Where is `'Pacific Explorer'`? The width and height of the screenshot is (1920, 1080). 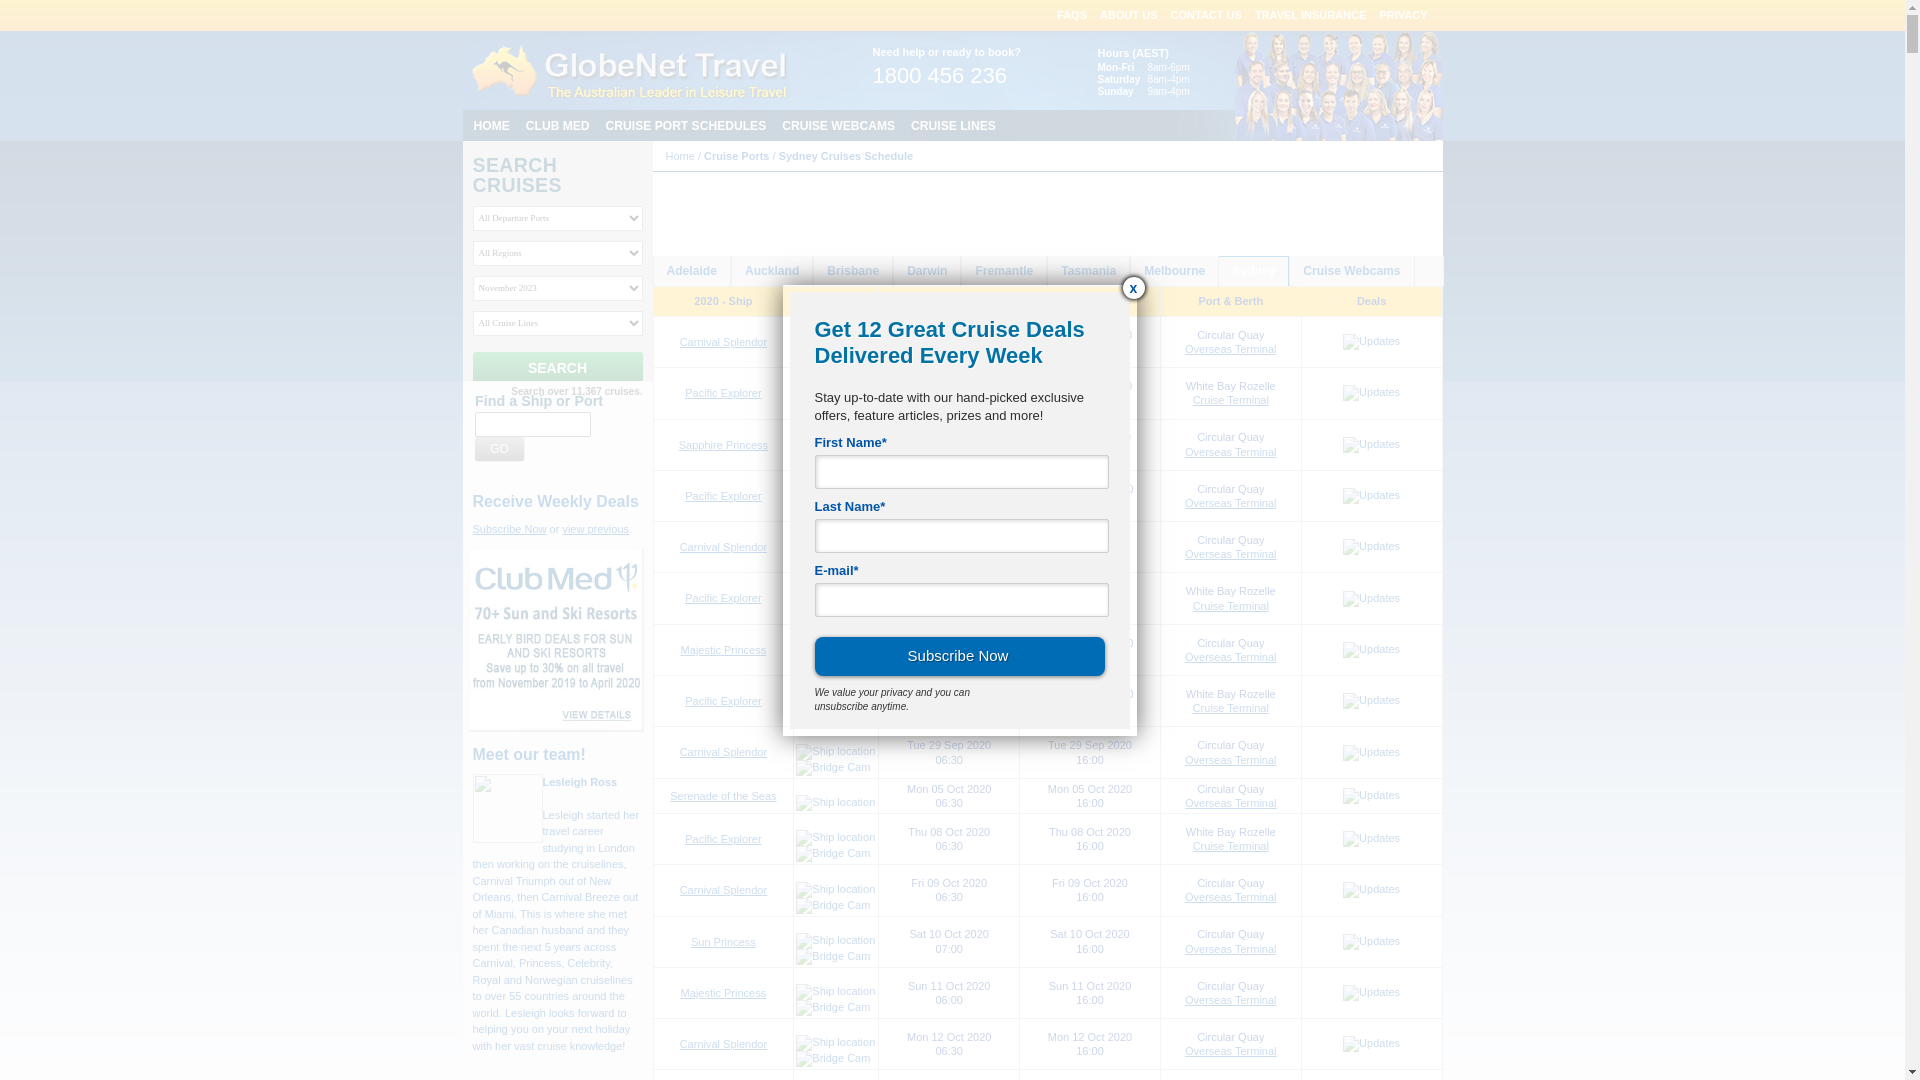
'Pacific Explorer' is located at coordinates (685, 839).